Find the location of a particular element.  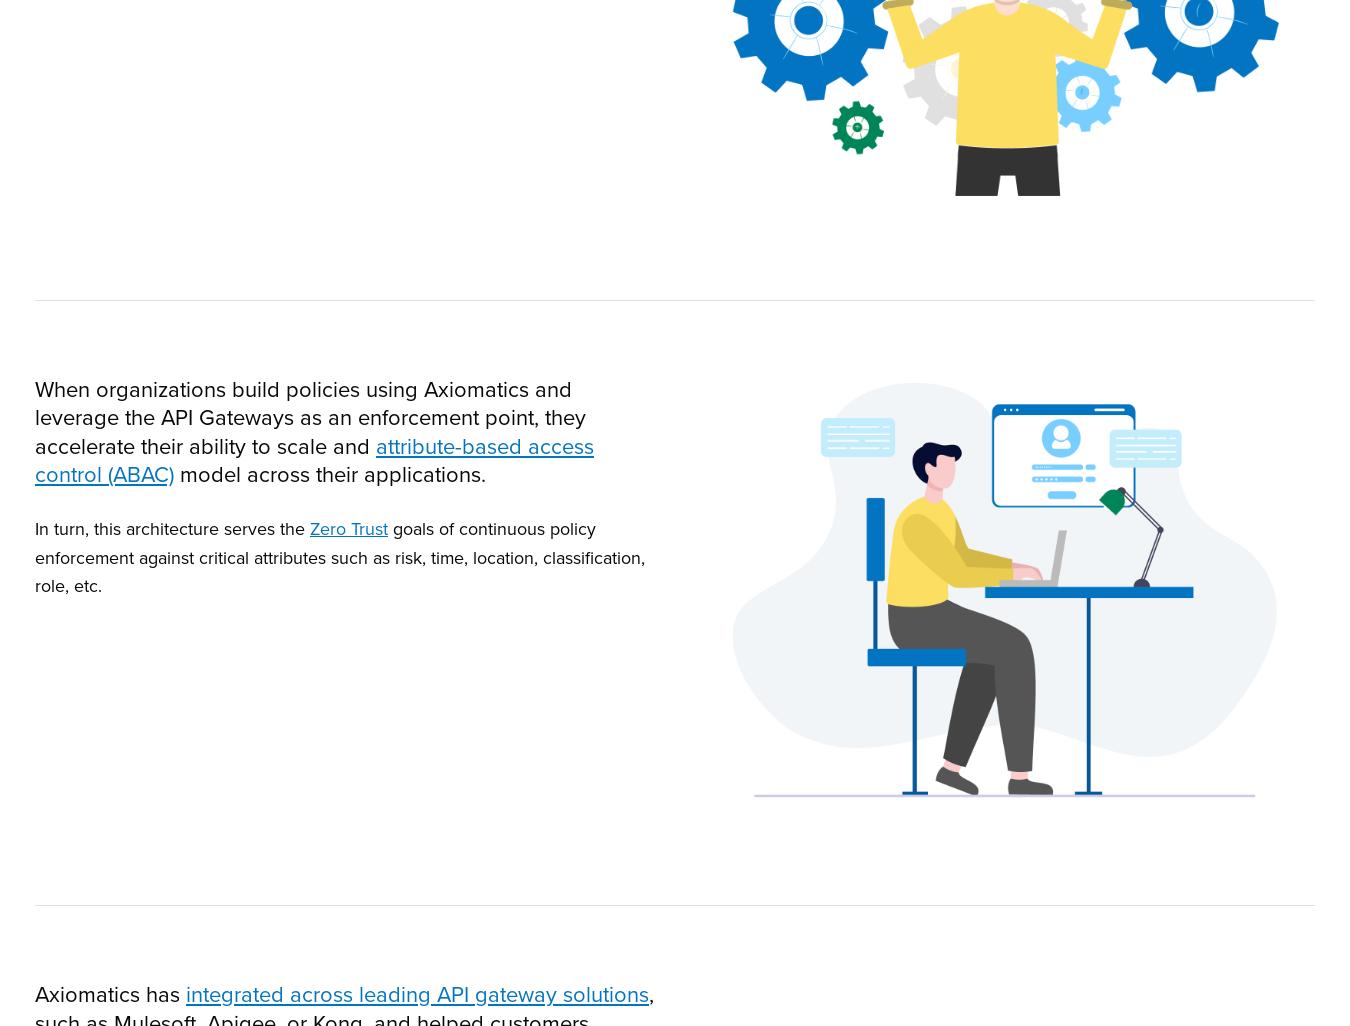

'Flexible, scalable, policy management for enterprise' is located at coordinates (261, 454).